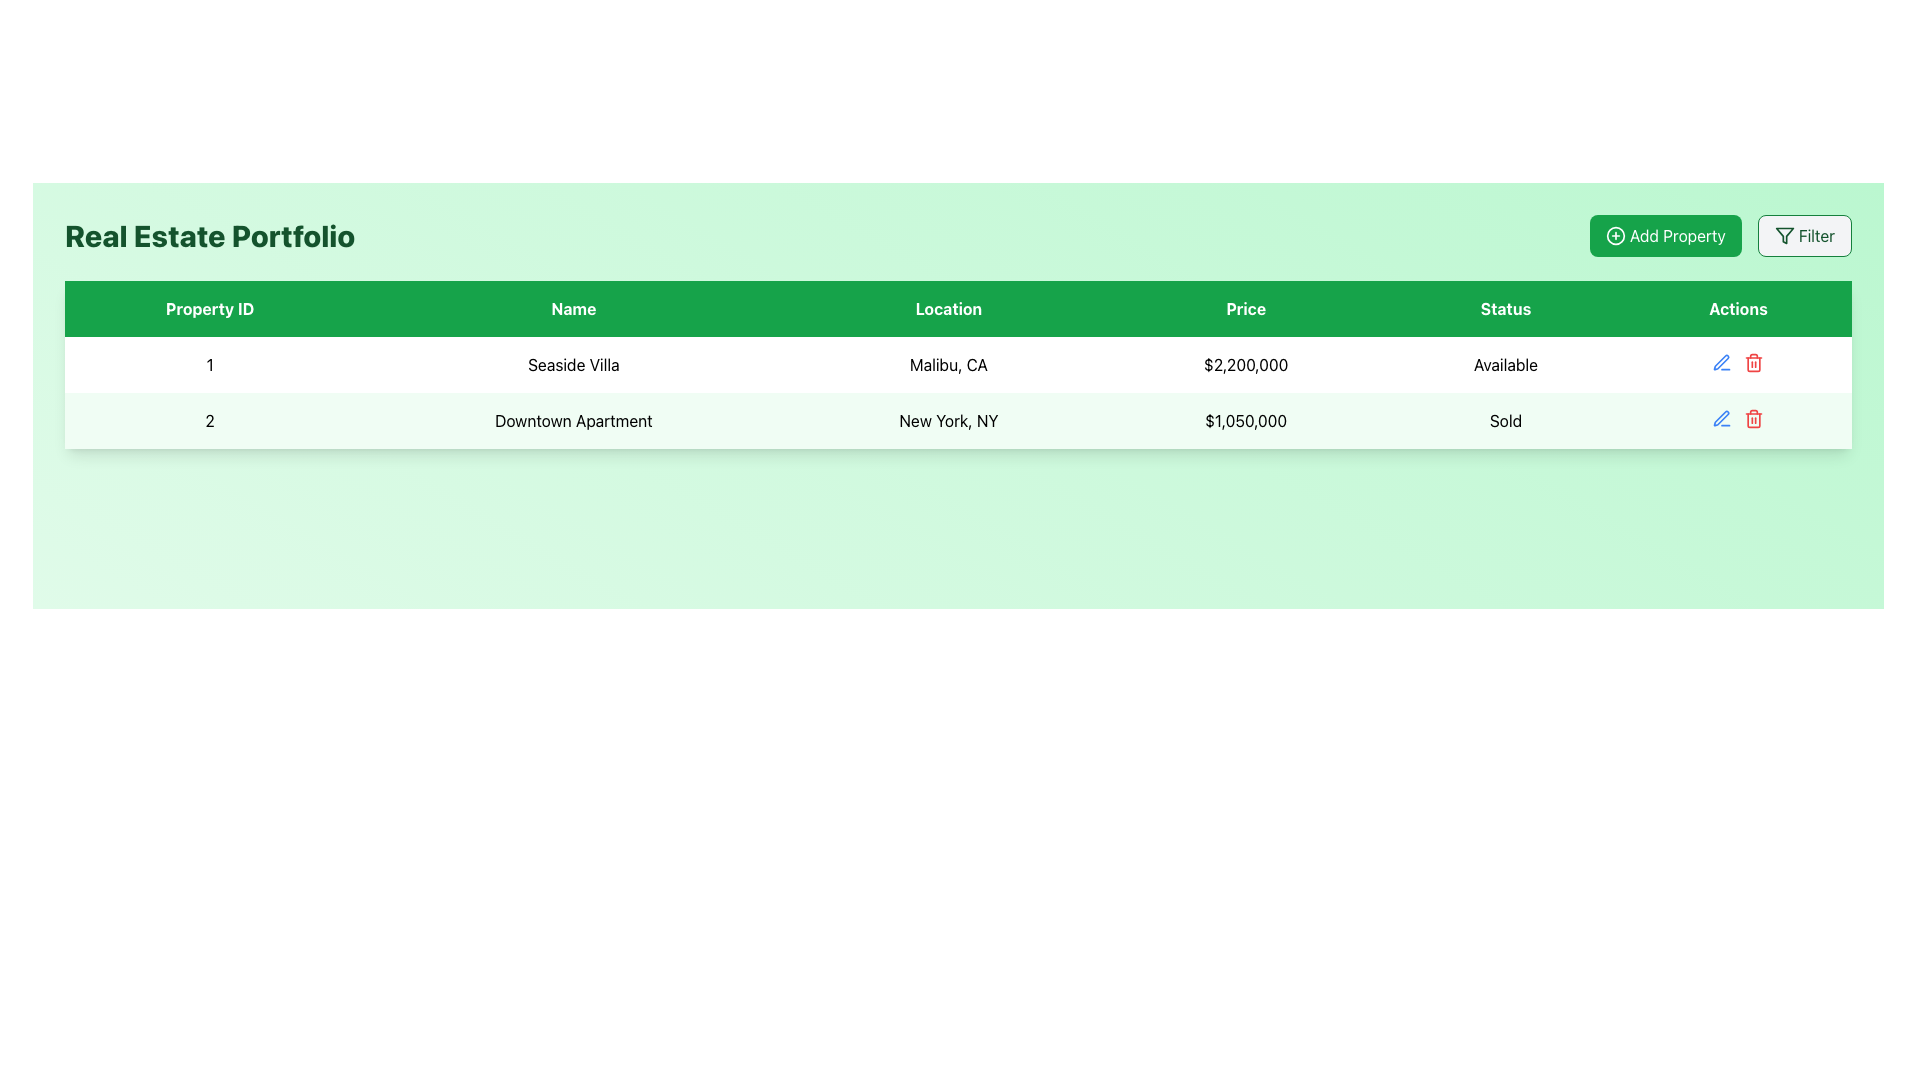 The height and width of the screenshot is (1080, 1920). Describe the element at coordinates (948, 419) in the screenshot. I see `the Text Label displaying 'New York, NY' in the third column of the second row of the 'Real Estate Portfolio' table` at that location.